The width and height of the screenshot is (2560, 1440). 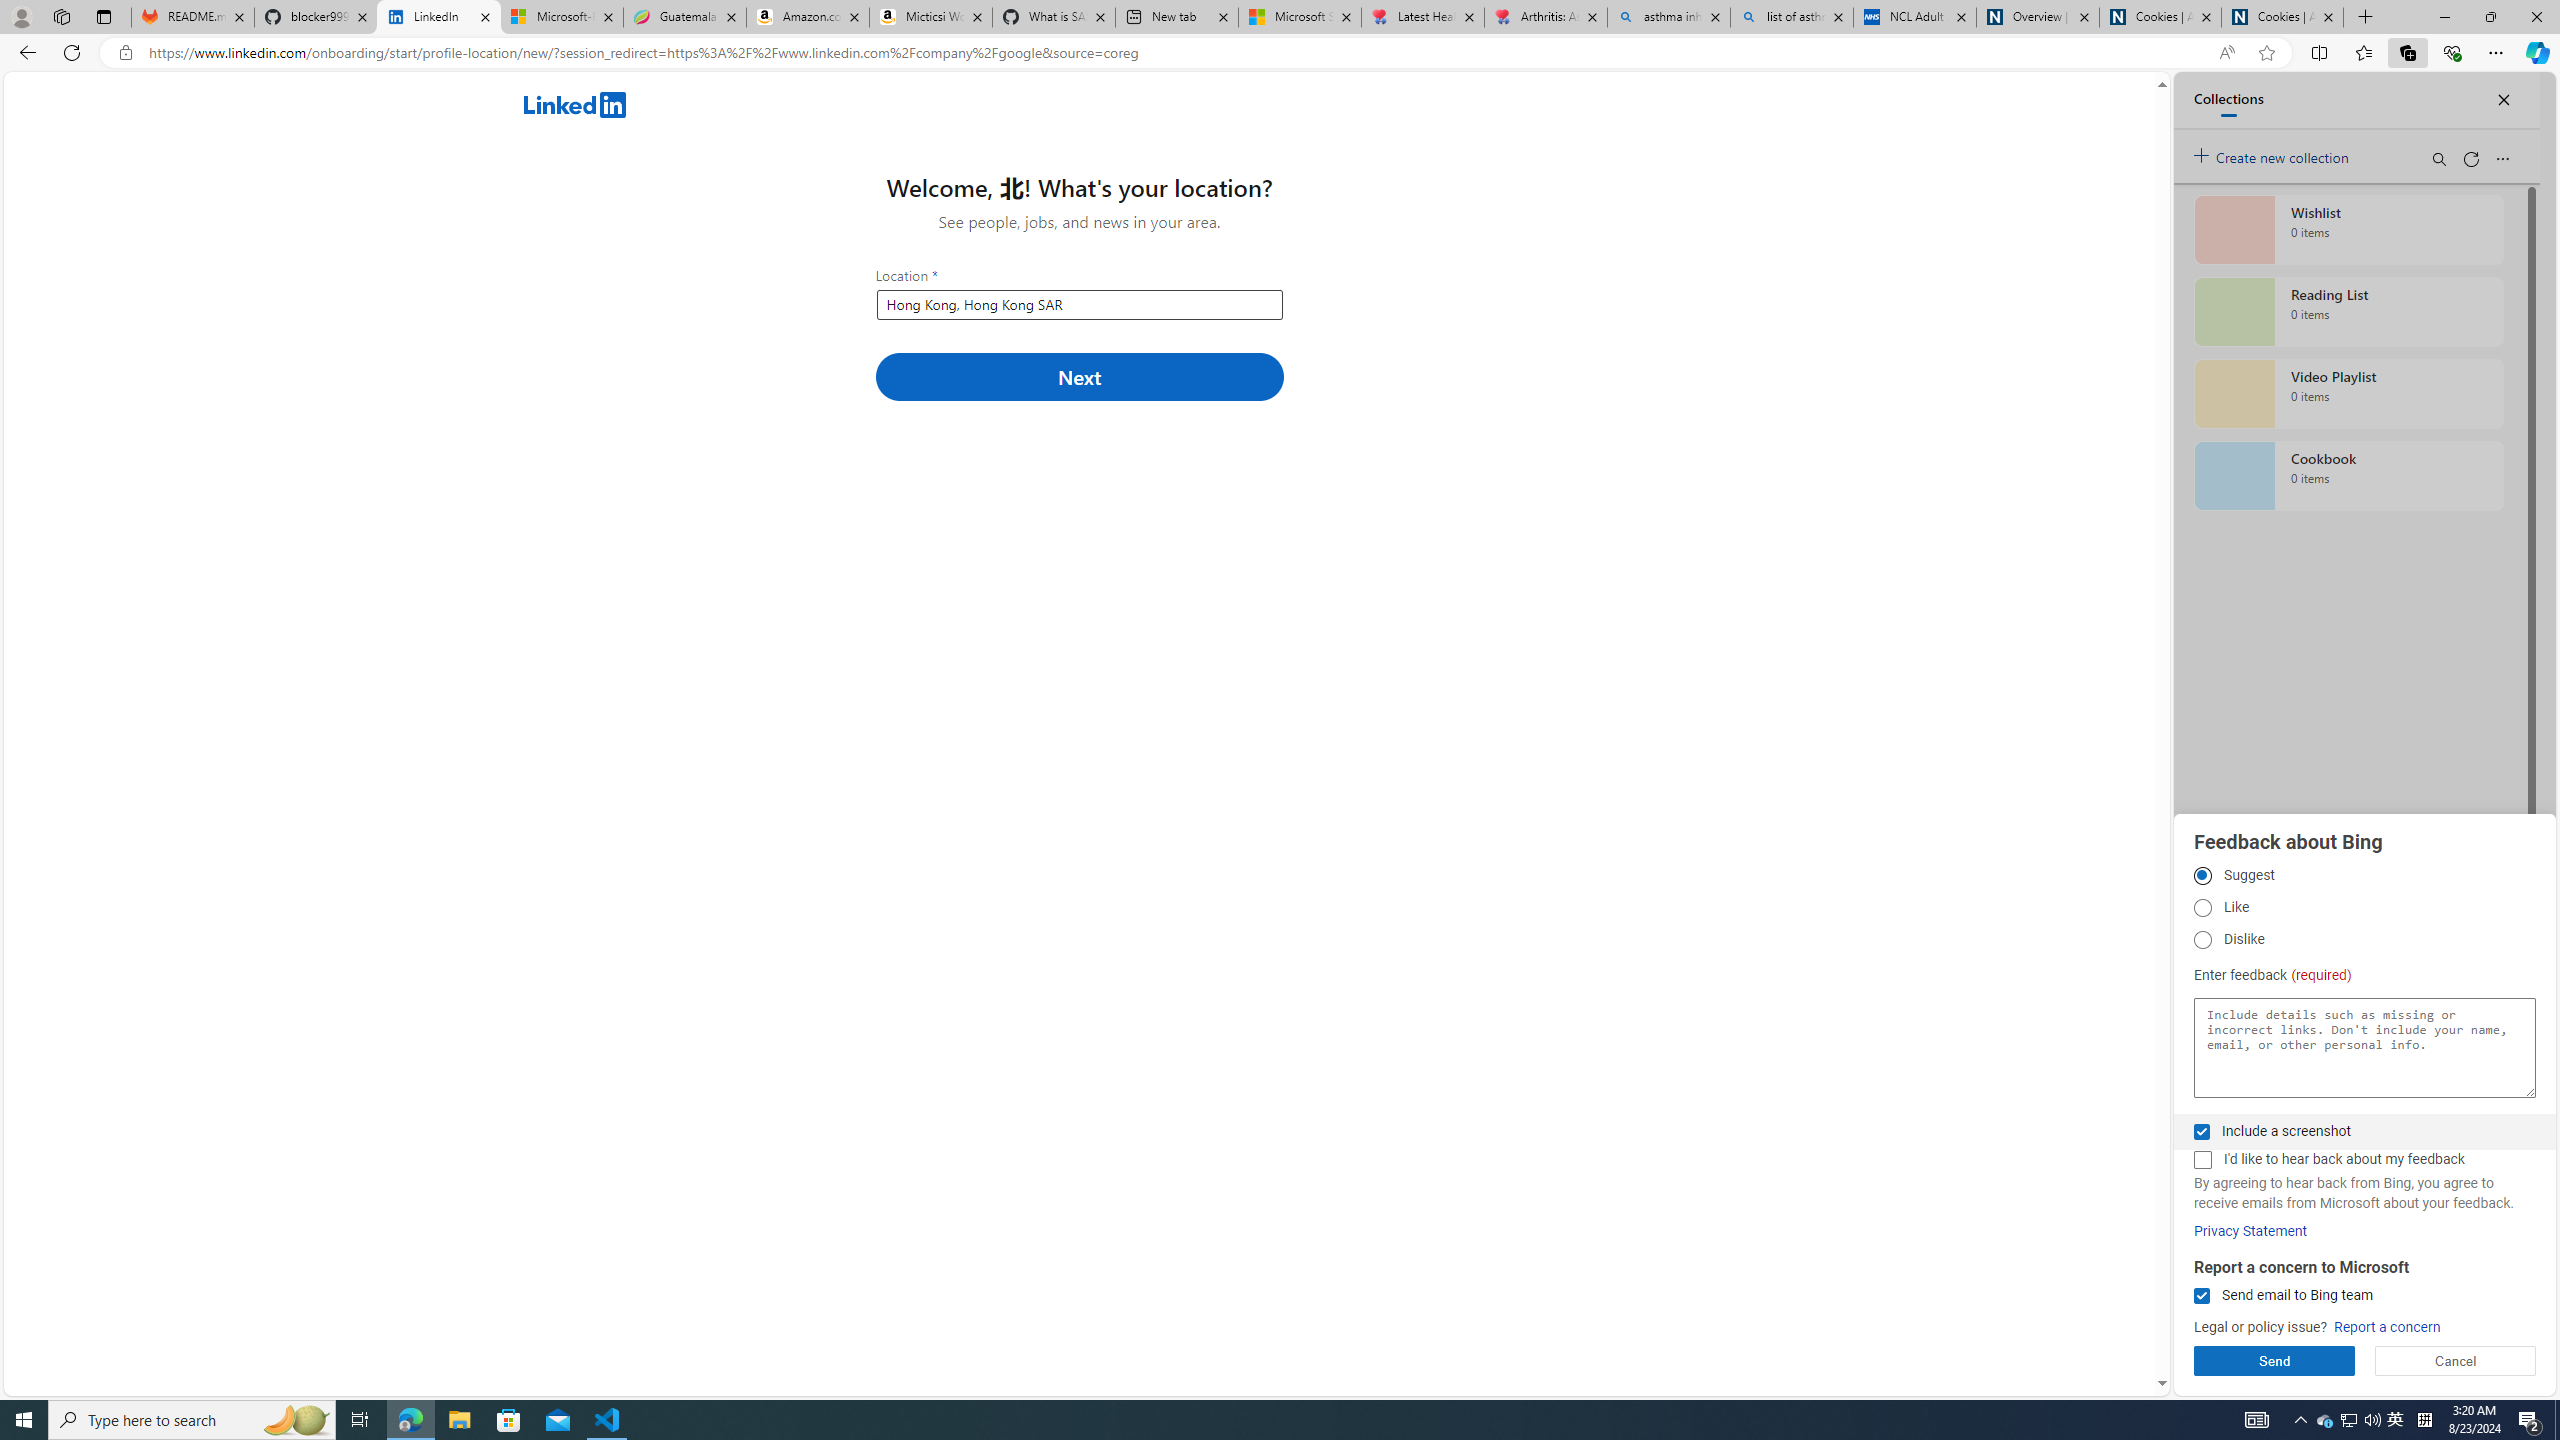 I want to click on 'Send email to Bing team', so click(x=2201, y=1295).